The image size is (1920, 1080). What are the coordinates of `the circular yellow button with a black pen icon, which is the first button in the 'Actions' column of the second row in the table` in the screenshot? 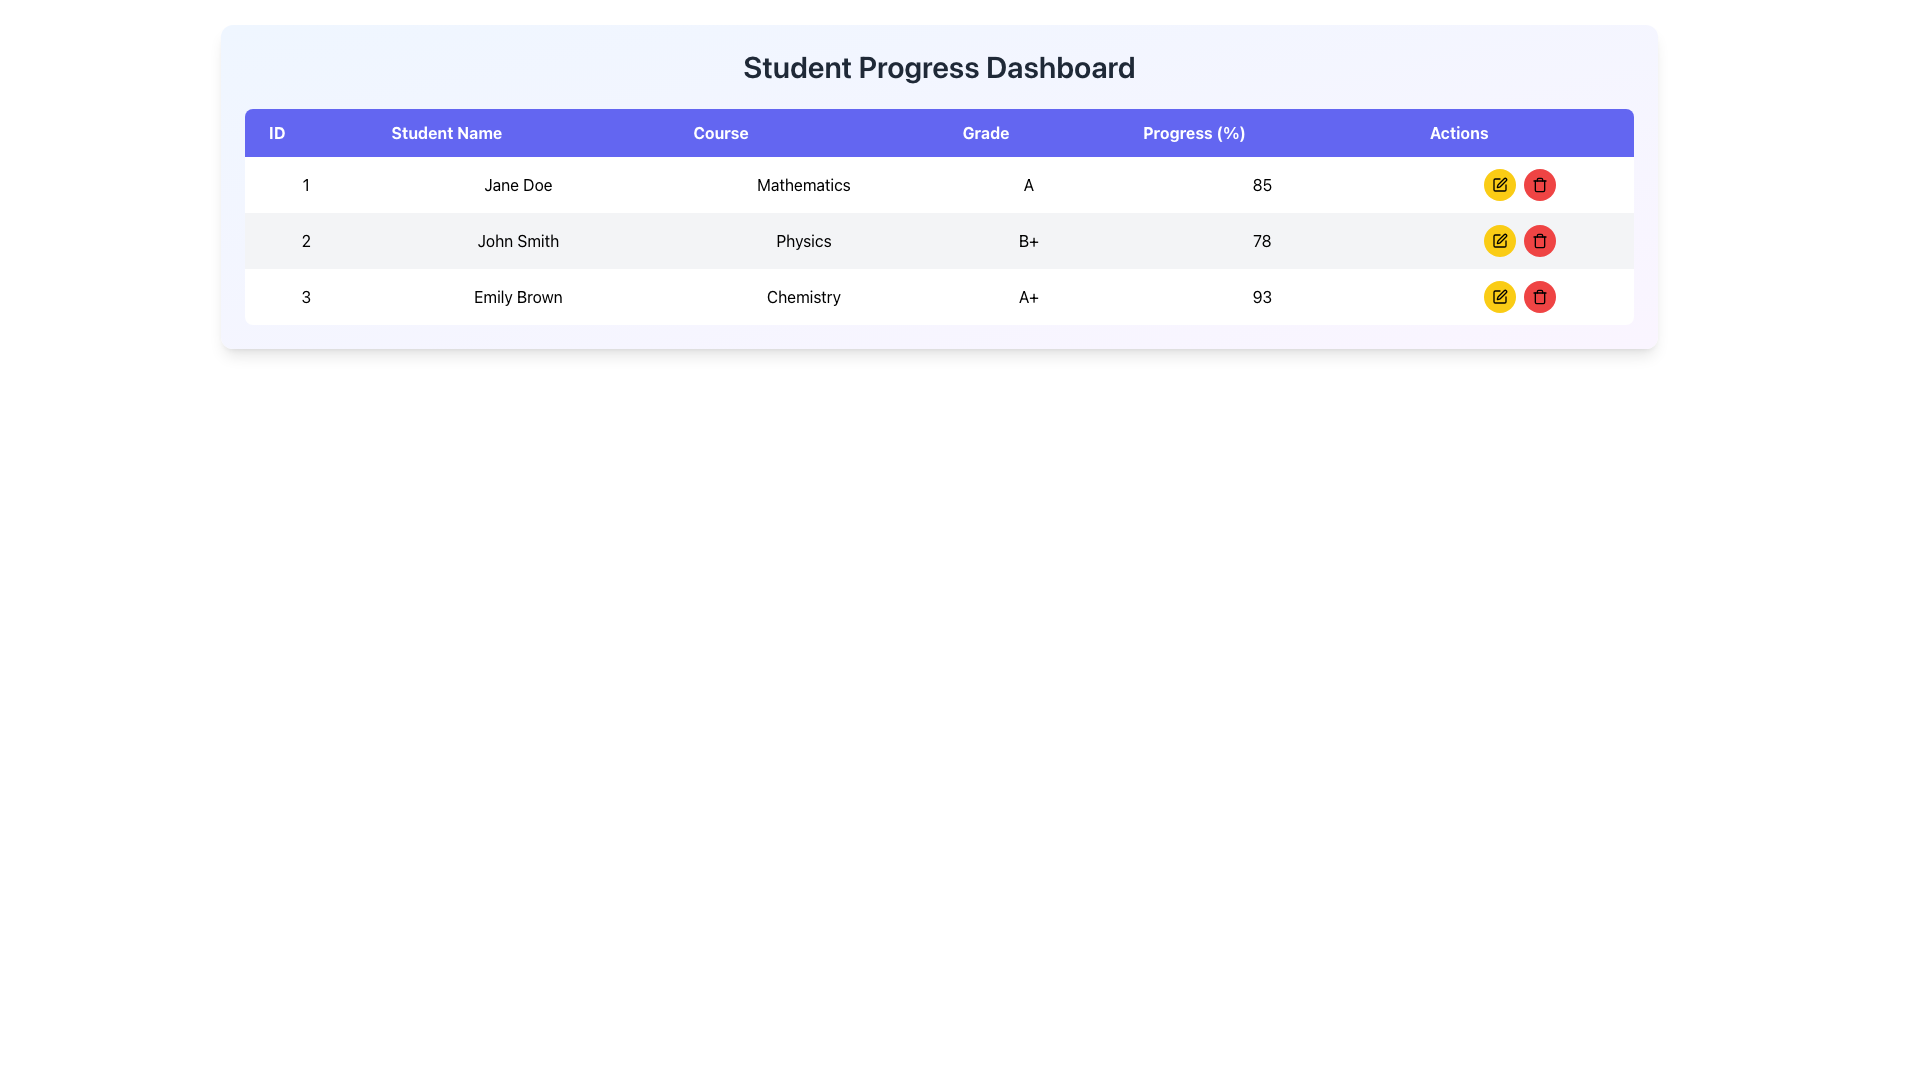 It's located at (1499, 239).